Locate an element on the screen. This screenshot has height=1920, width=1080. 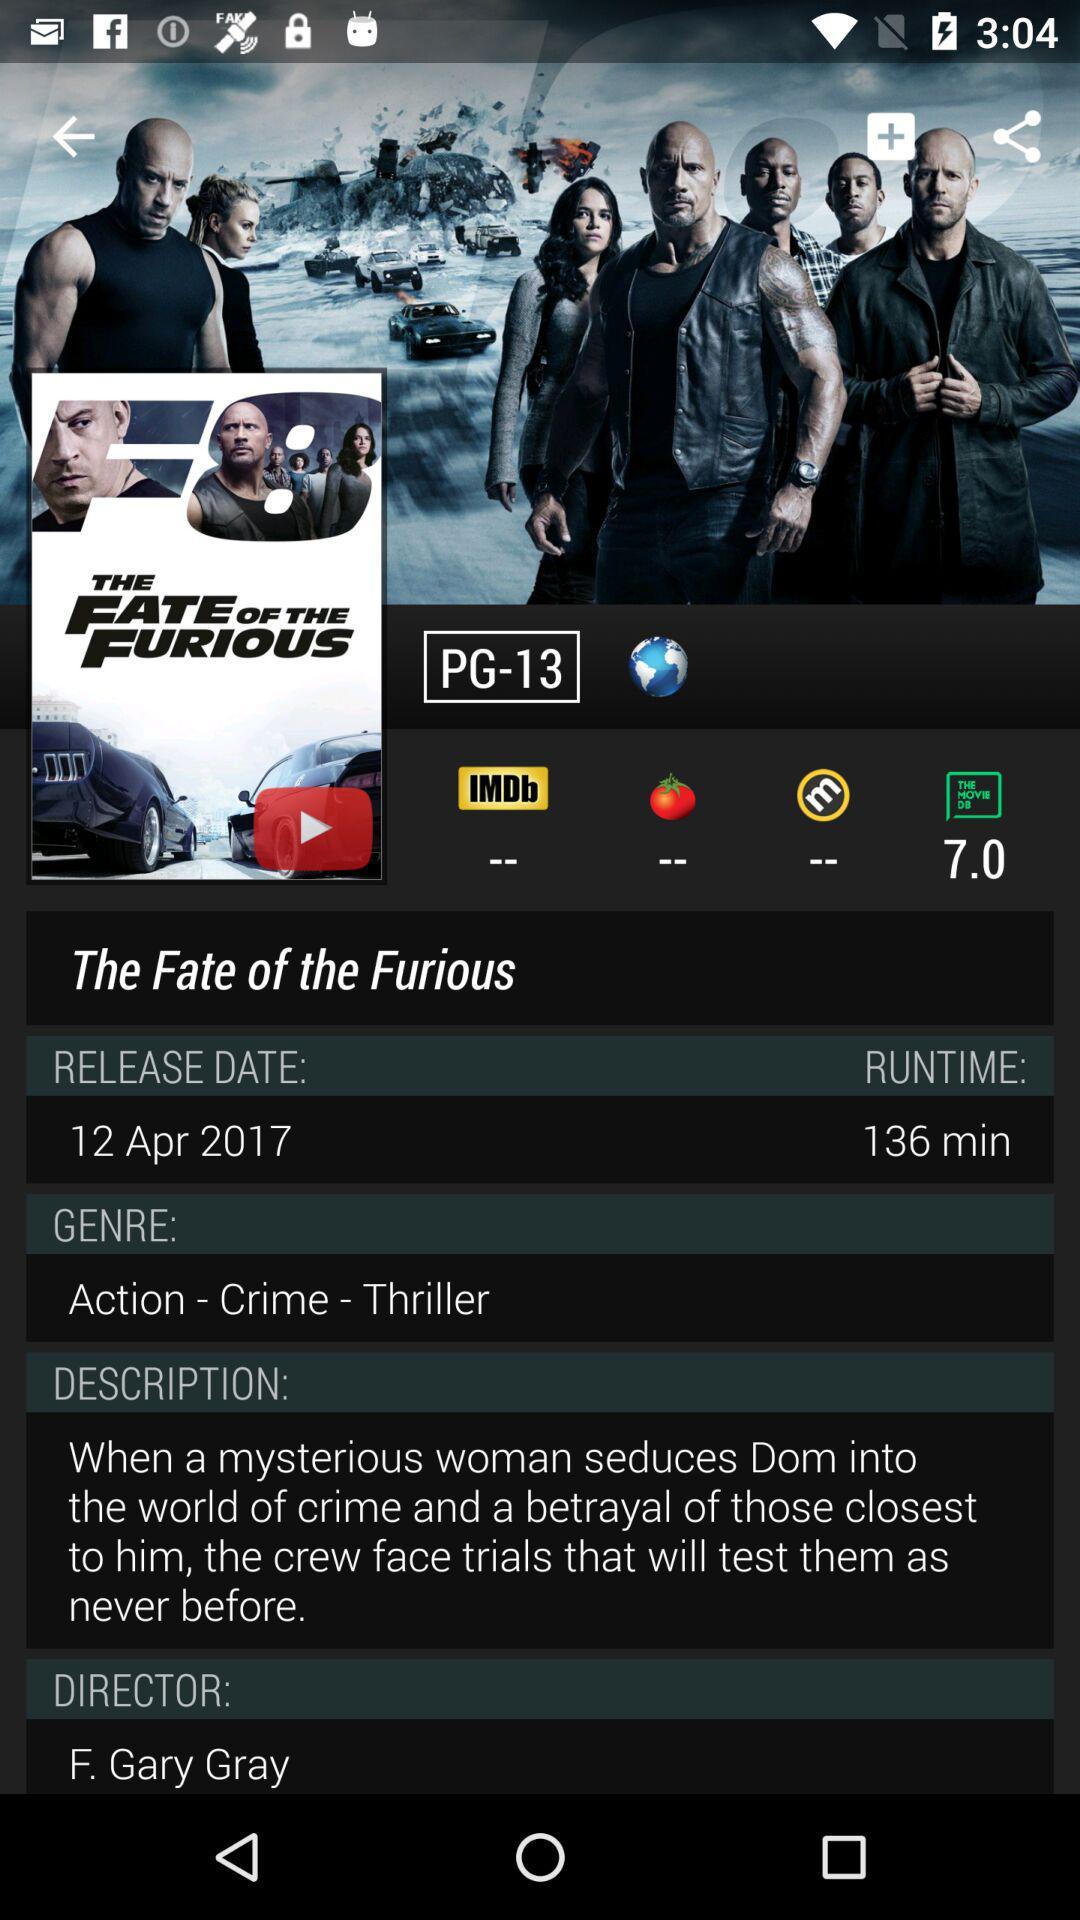
the movie on youtube.com is located at coordinates (206, 625).